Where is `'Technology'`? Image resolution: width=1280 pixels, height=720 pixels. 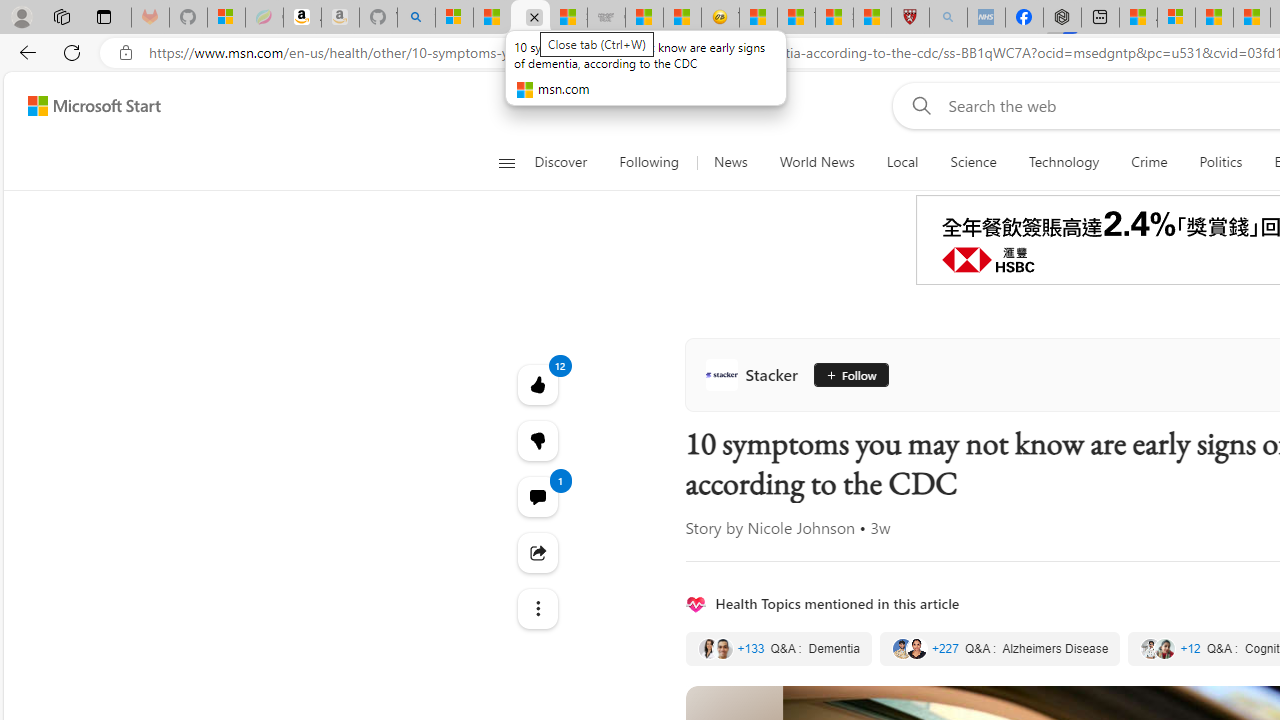 'Technology' is located at coordinates (1063, 162).